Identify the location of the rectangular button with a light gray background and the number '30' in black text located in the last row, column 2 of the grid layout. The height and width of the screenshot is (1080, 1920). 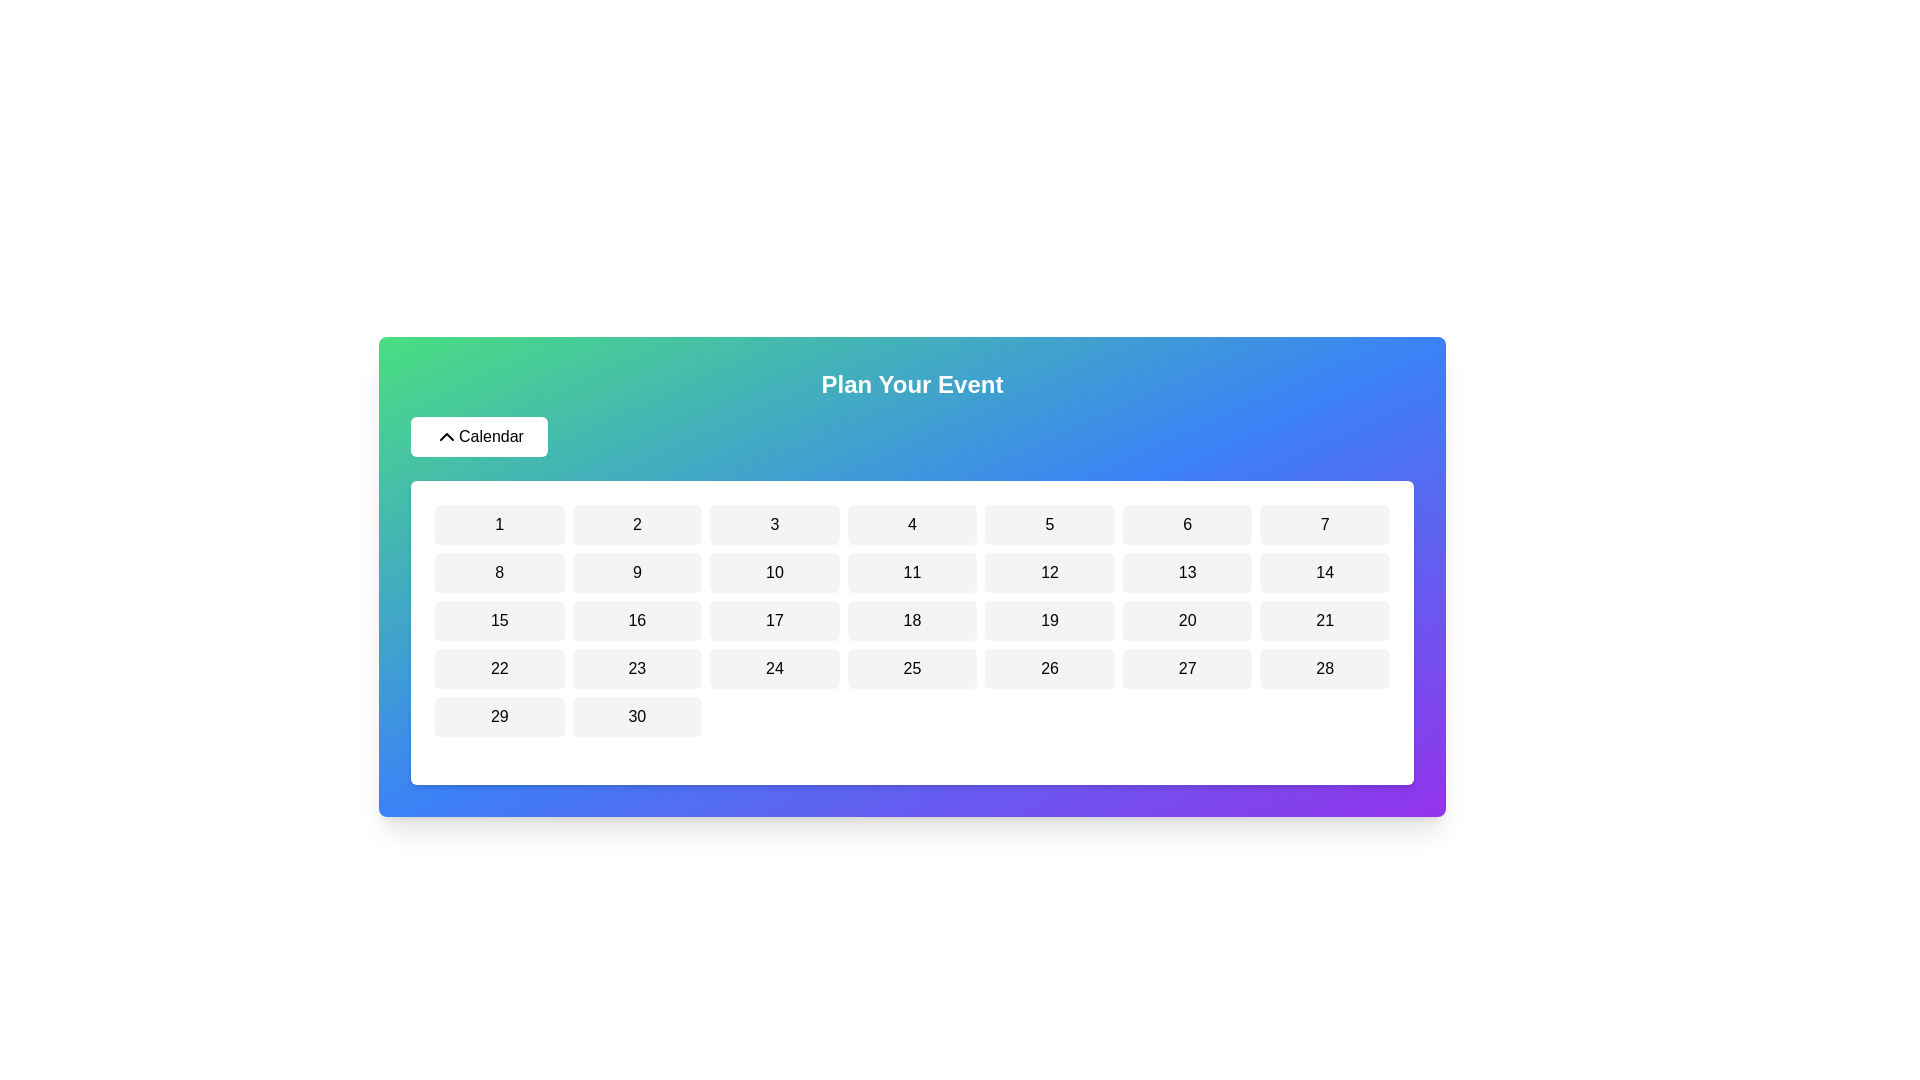
(636, 716).